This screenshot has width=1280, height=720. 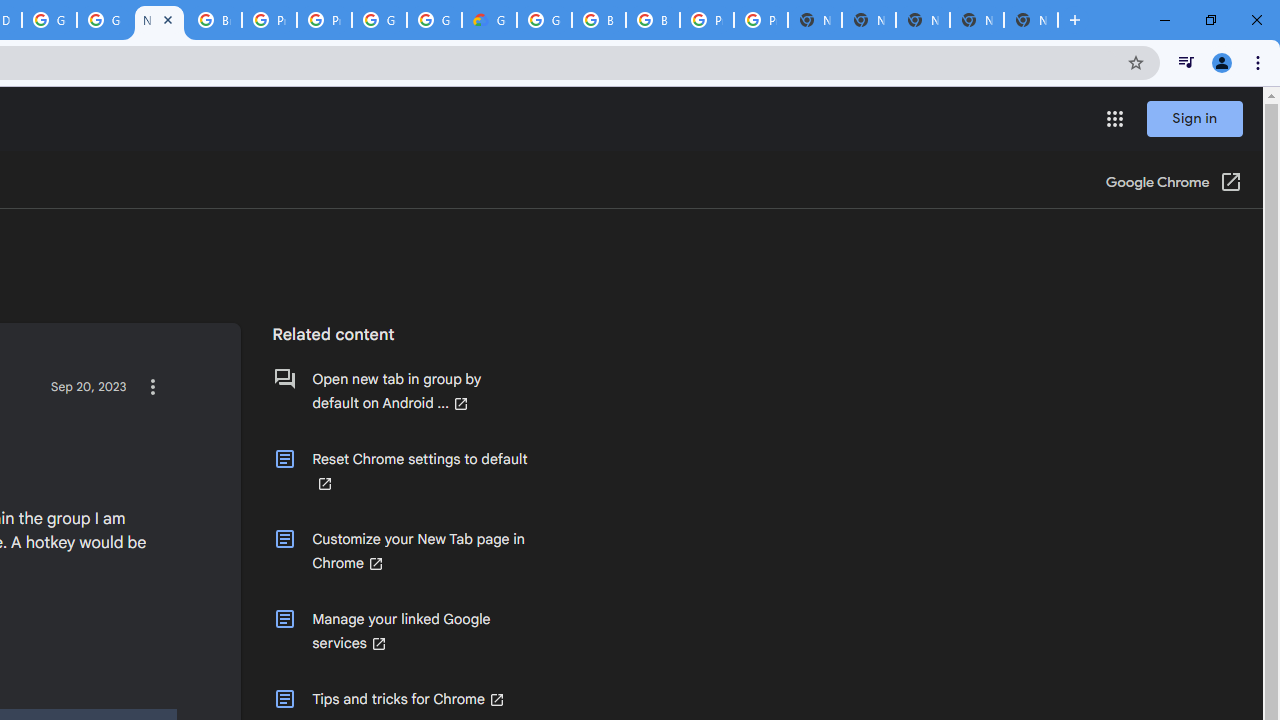 What do you see at coordinates (49, 20) in the screenshot?
I see `'Google Cloud Platform'` at bounding box center [49, 20].